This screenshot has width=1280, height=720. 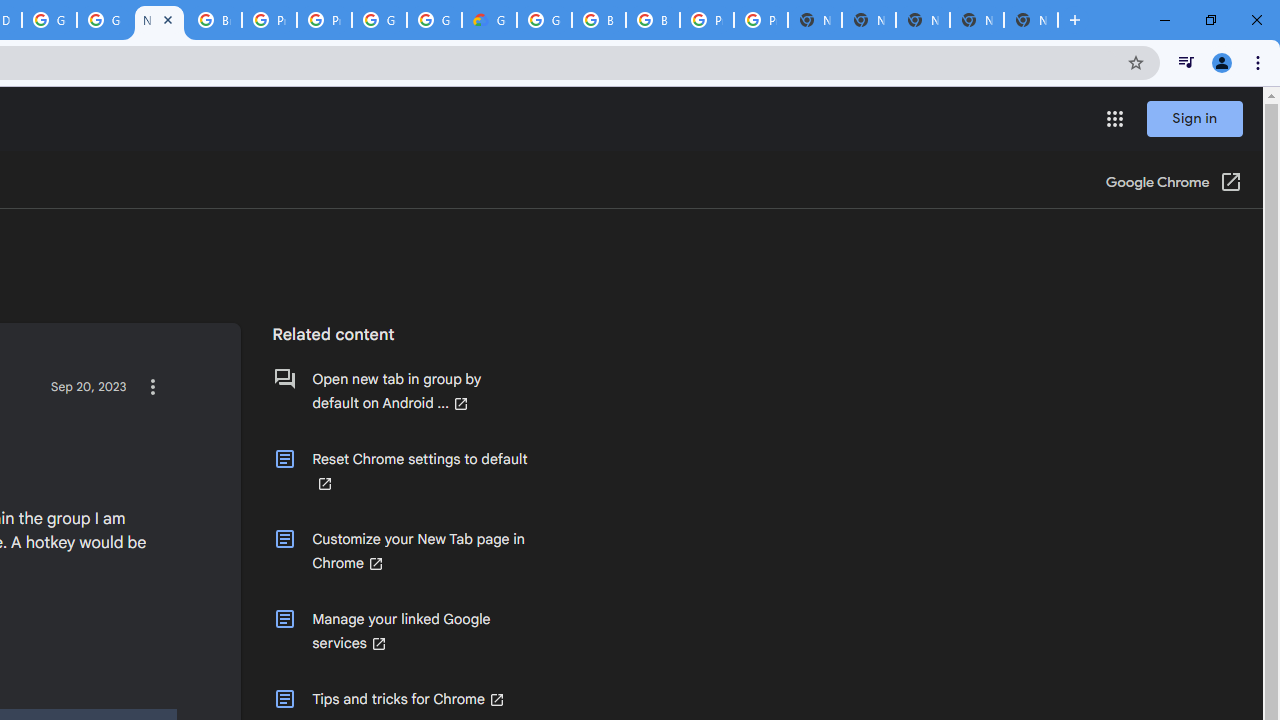 What do you see at coordinates (49, 20) in the screenshot?
I see `'Google Cloud Platform'` at bounding box center [49, 20].